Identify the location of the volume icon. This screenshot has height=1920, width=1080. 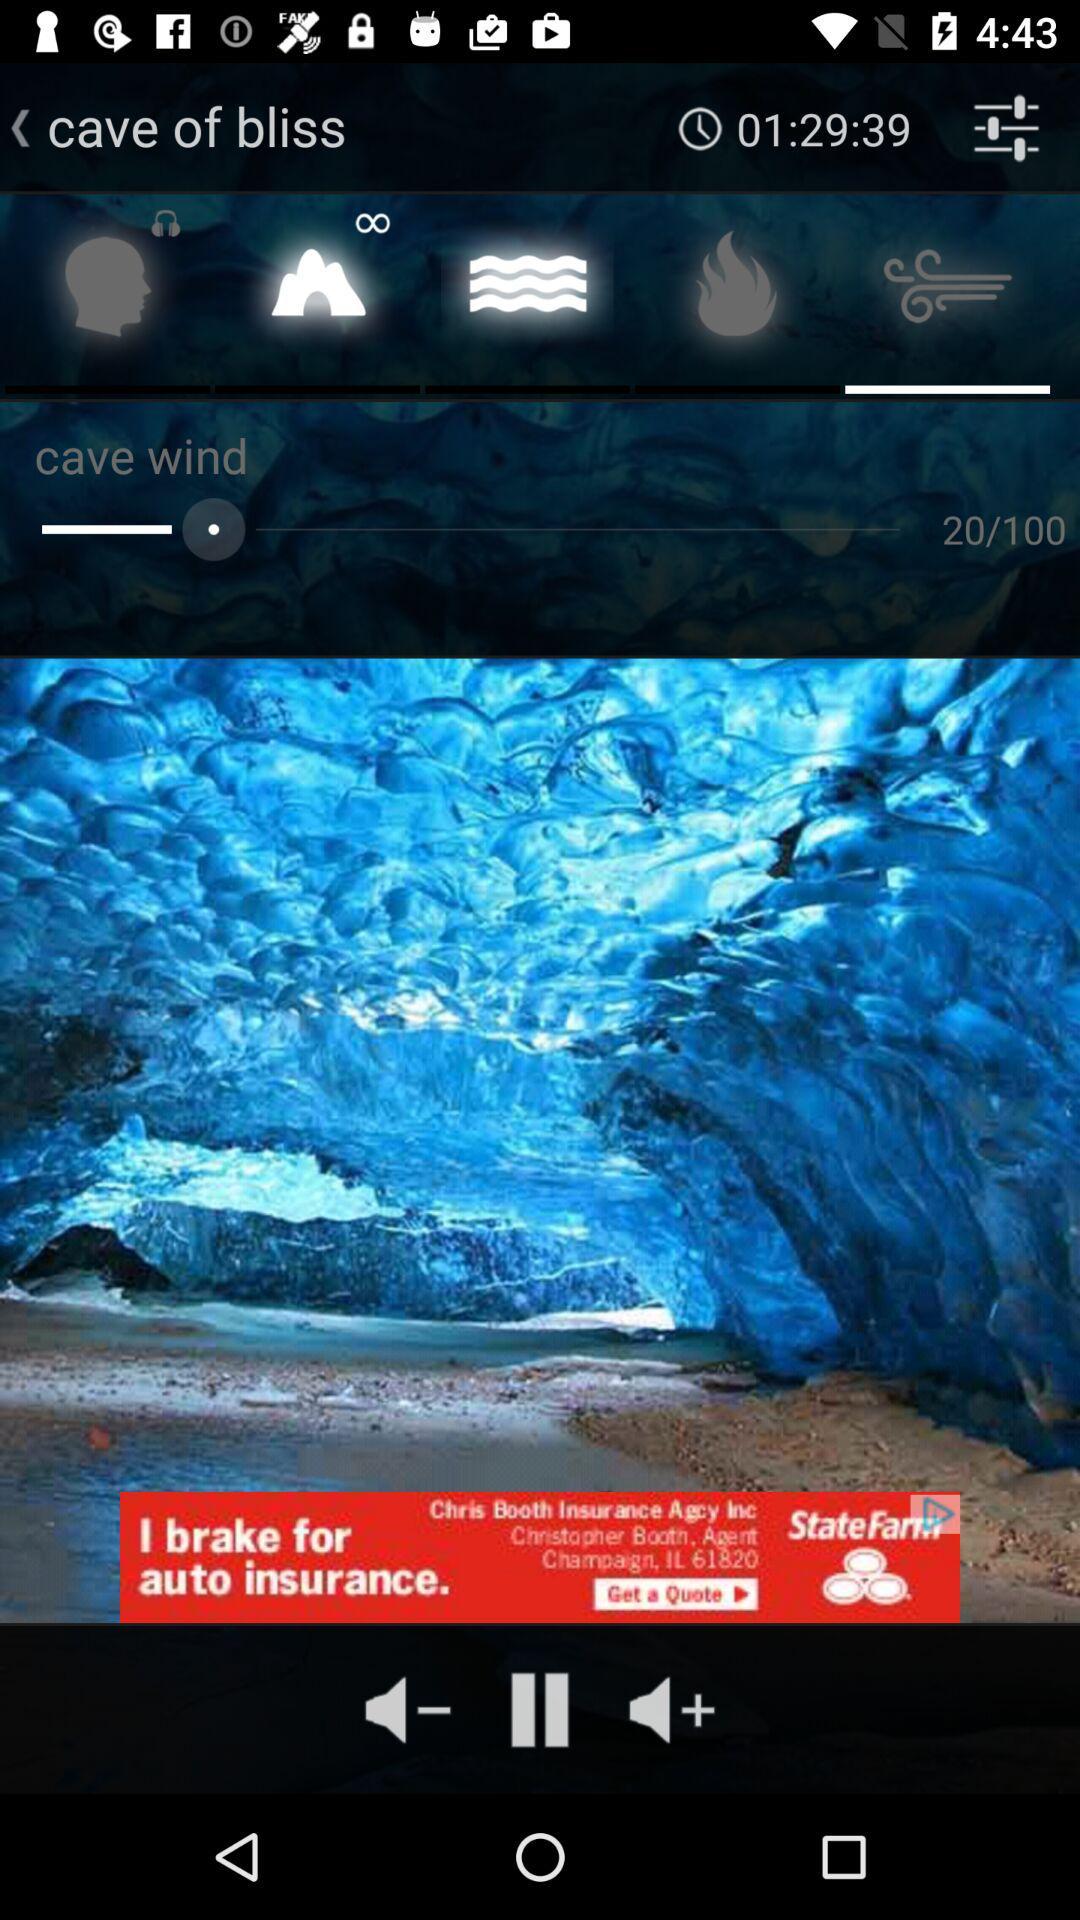
(407, 1708).